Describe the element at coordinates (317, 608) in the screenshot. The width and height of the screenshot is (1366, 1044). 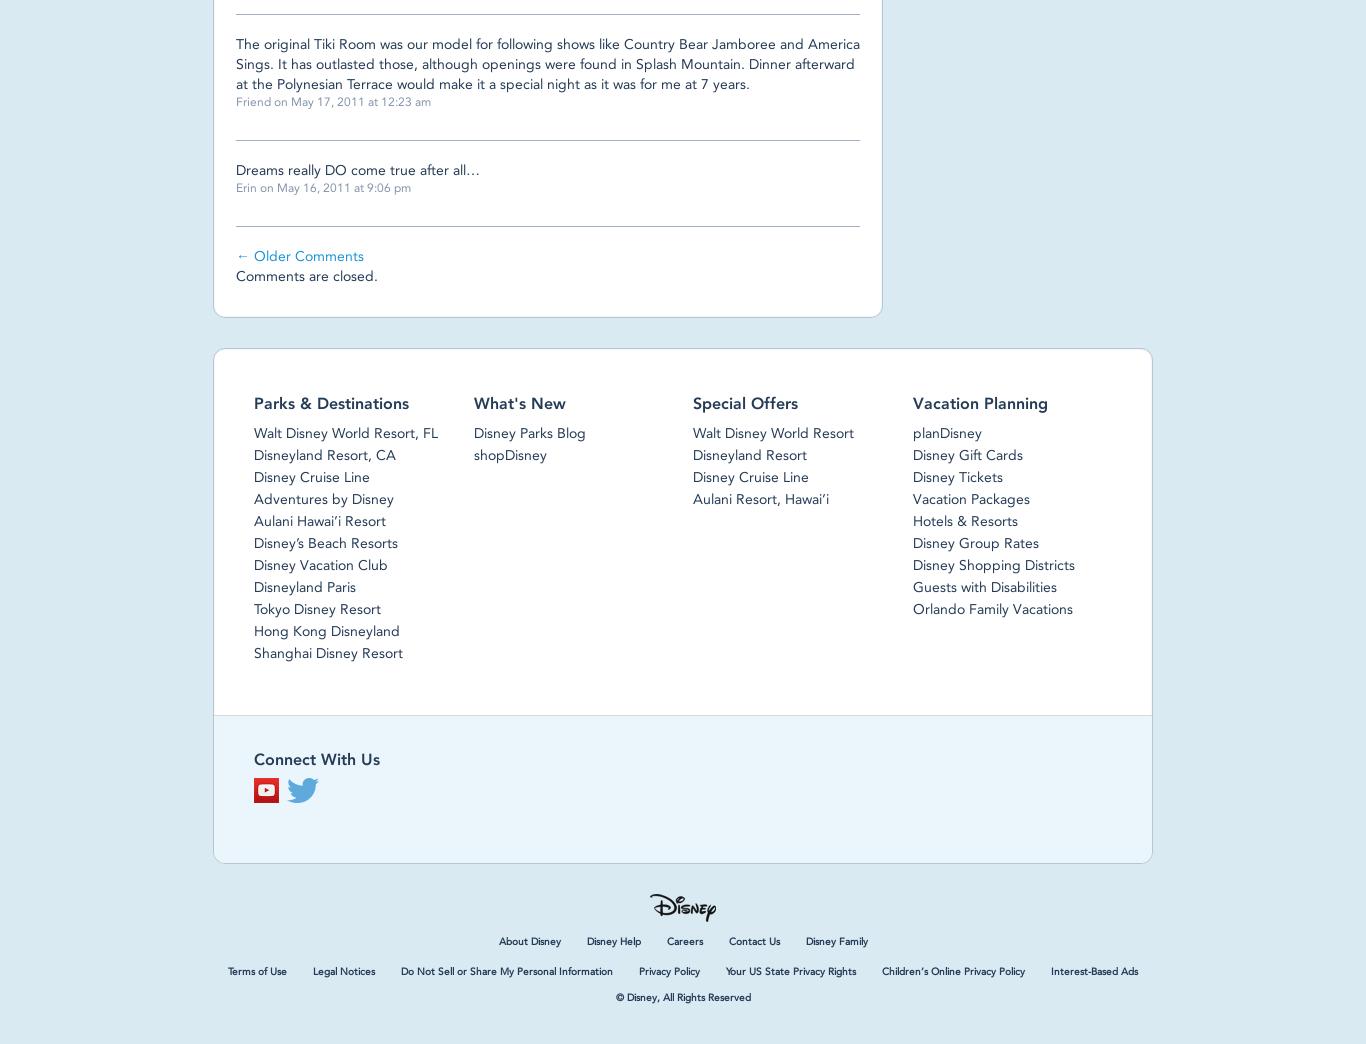
I see `'Tokyo Disney Resort'` at that location.